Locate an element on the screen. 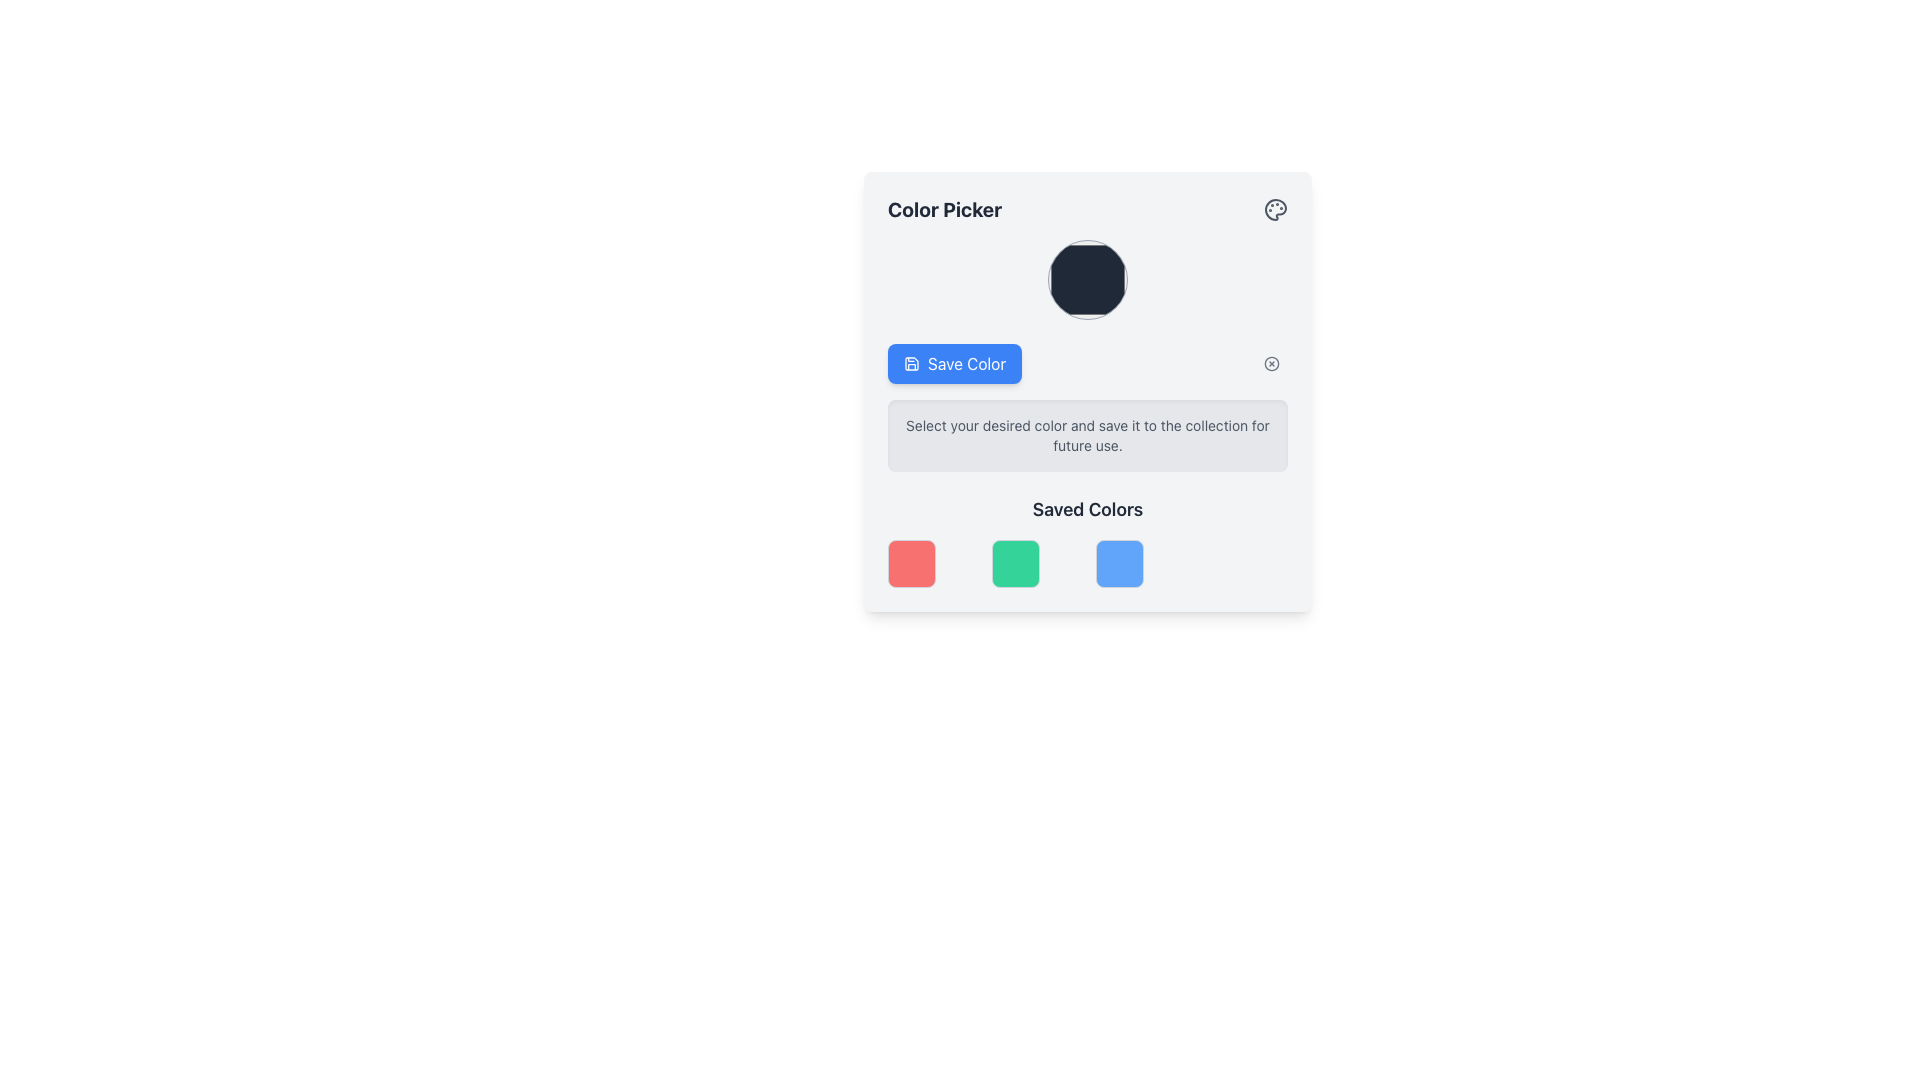 This screenshot has height=1080, width=1920. the instructional text that reads 'Select your desired color and save it to the collection for future use,' which is located beneath the 'Save Color' button and above the 'Saved Colors' section is located at coordinates (1087, 434).